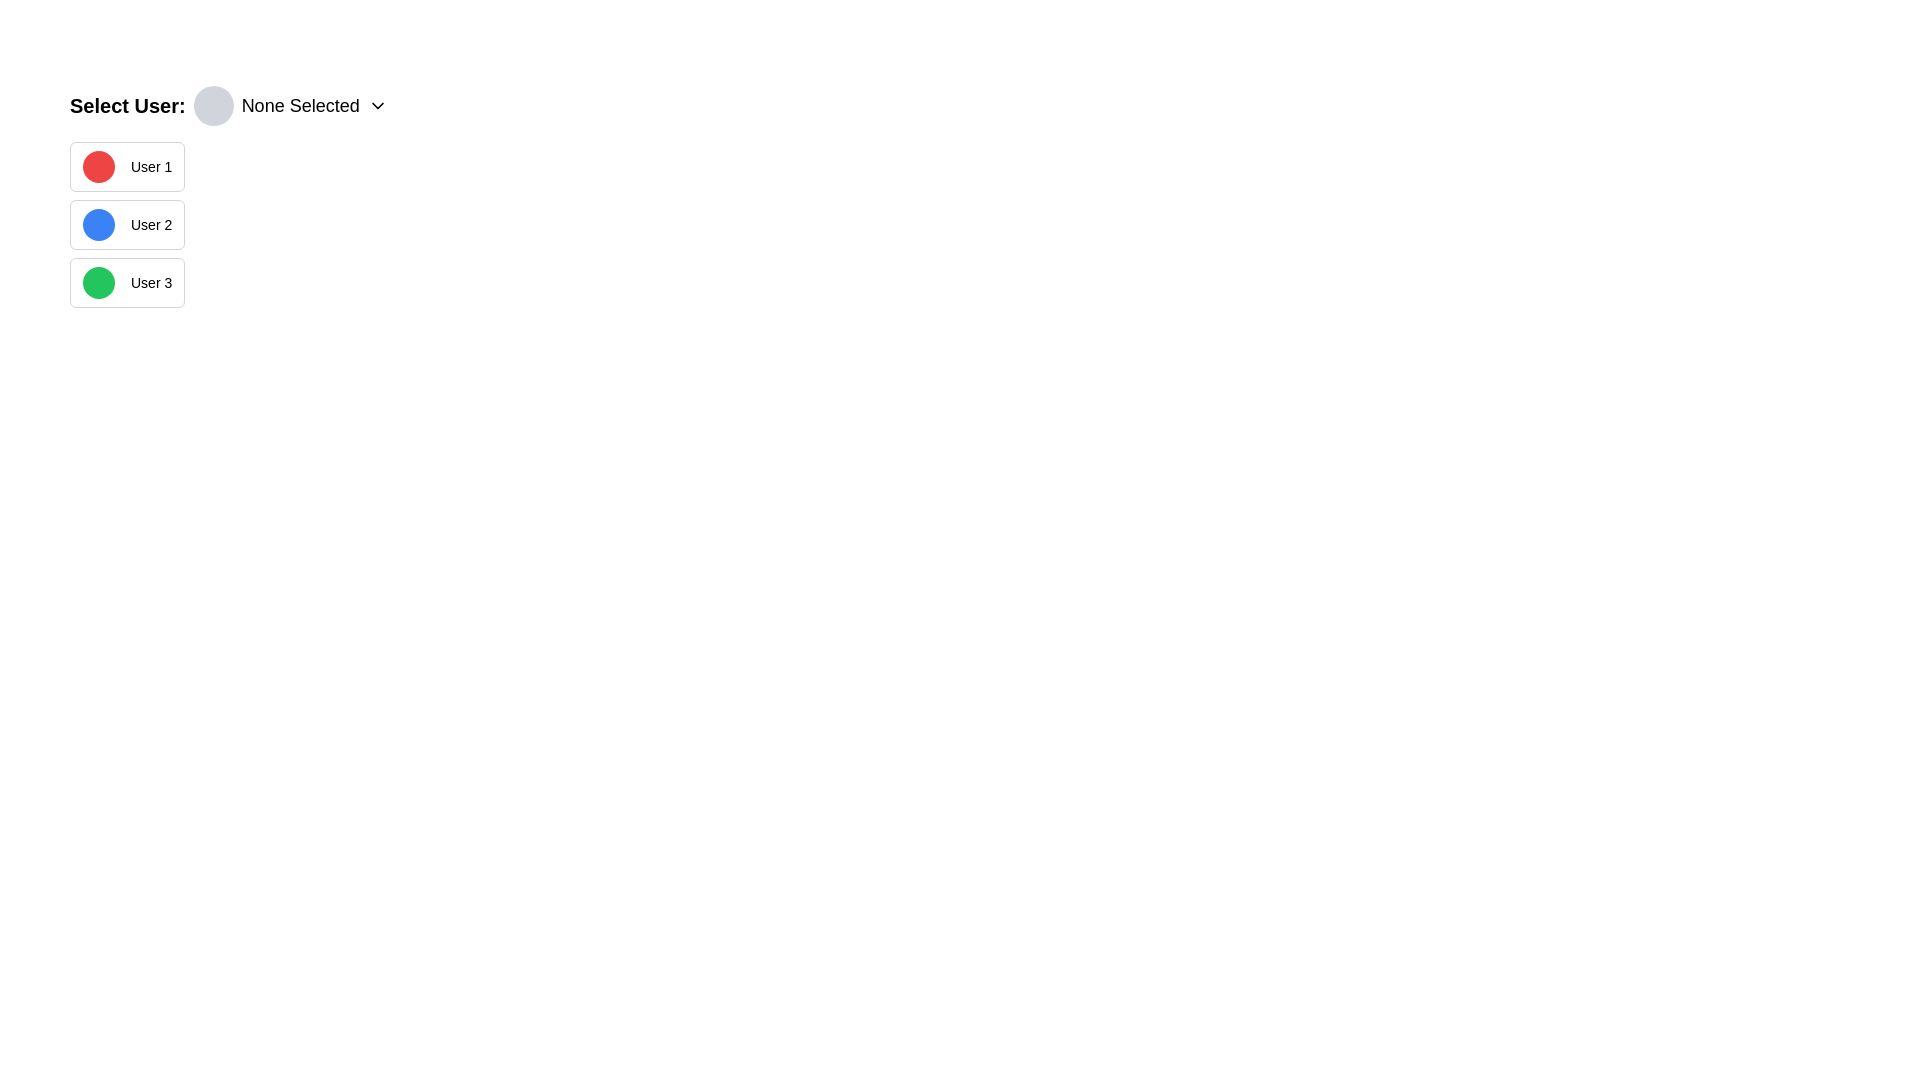 This screenshot has height=1080, width=1920. What do you see at coordinates (233, 105) in the screenshot?
I see `the dropdown selector for choosing a user, located at the top of the interface section` at bounding box center [233, 105].